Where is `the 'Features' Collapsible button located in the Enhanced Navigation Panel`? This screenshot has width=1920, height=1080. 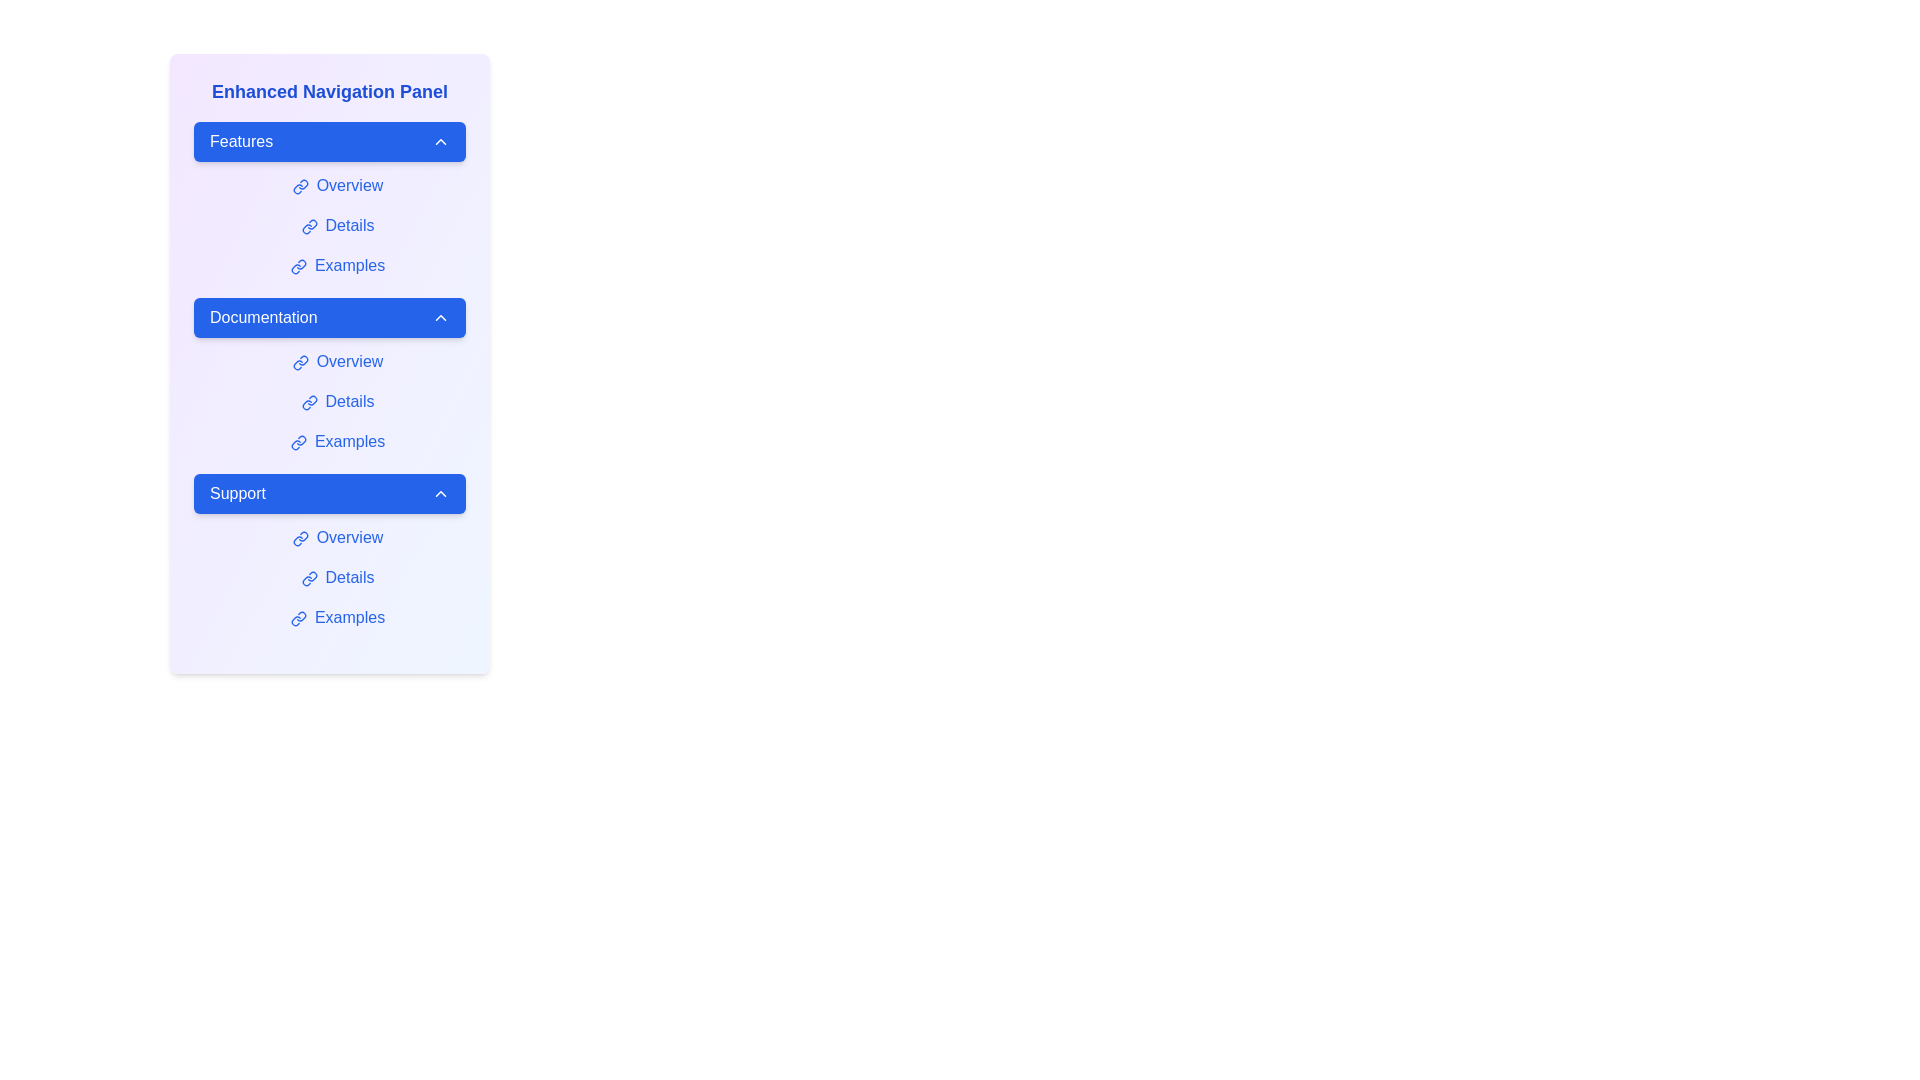
the 'Features' Collapsible button located in the Enhanced Navigation Panel is located at coordinates (330, 141).